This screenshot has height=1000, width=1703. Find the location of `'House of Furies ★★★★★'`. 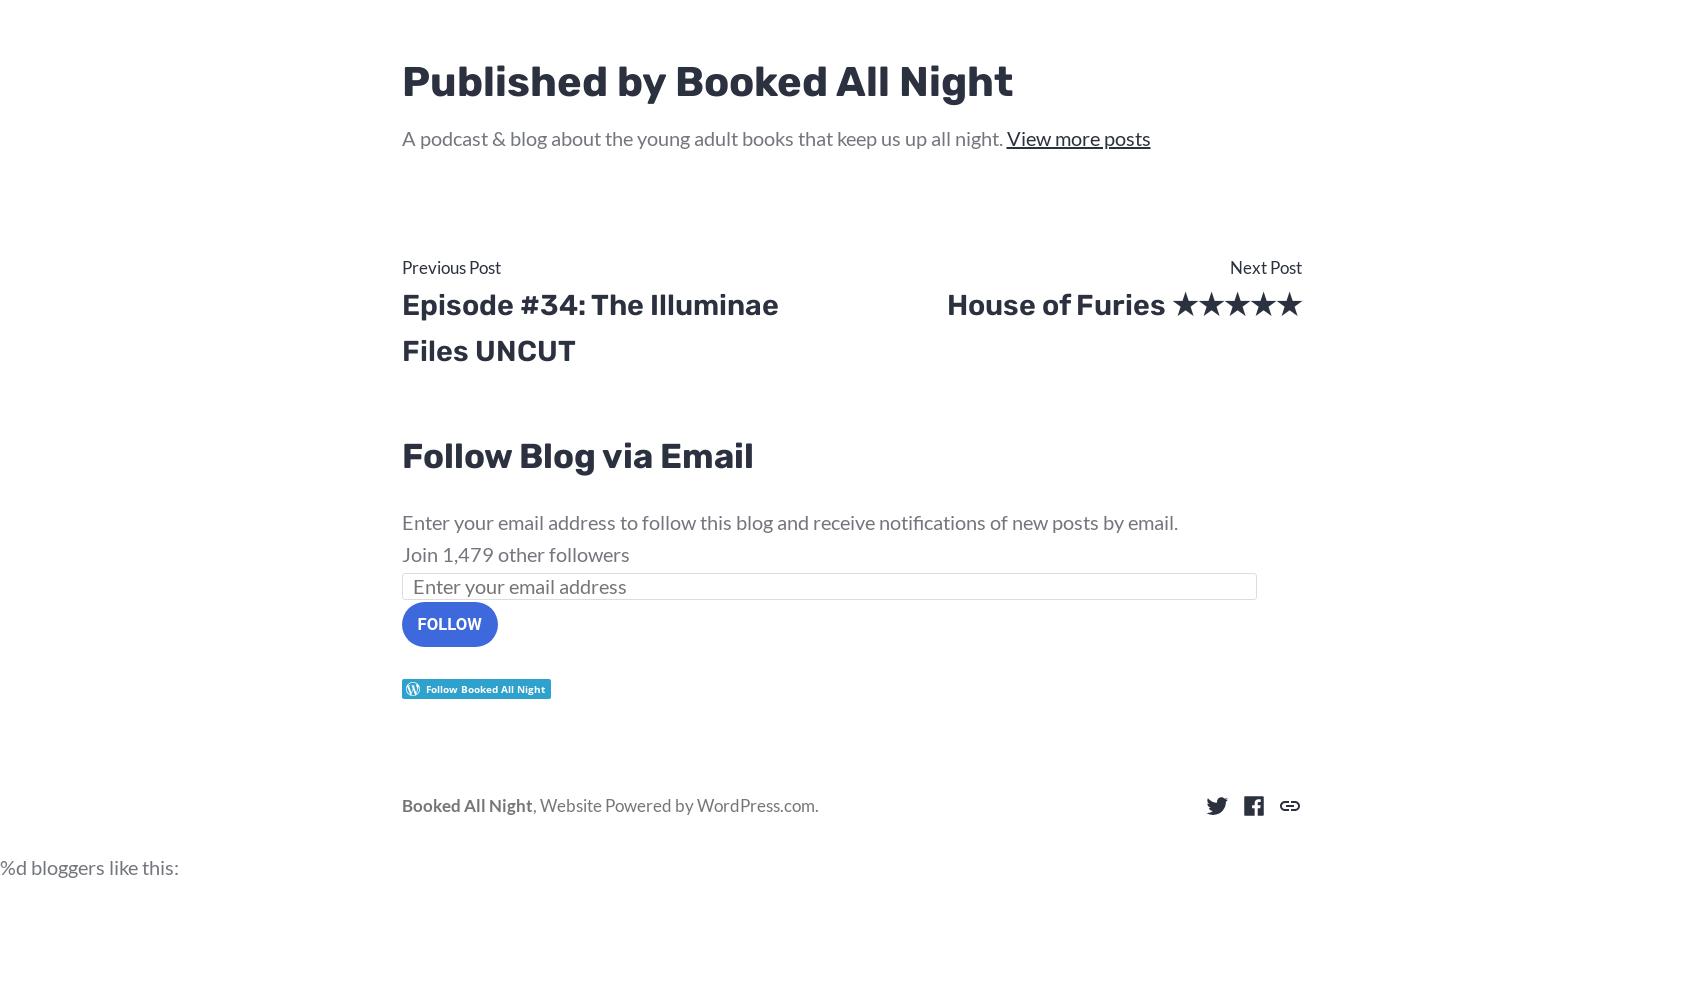

'House of Furies ★★★★★' is located at coordinates (1123, 304).